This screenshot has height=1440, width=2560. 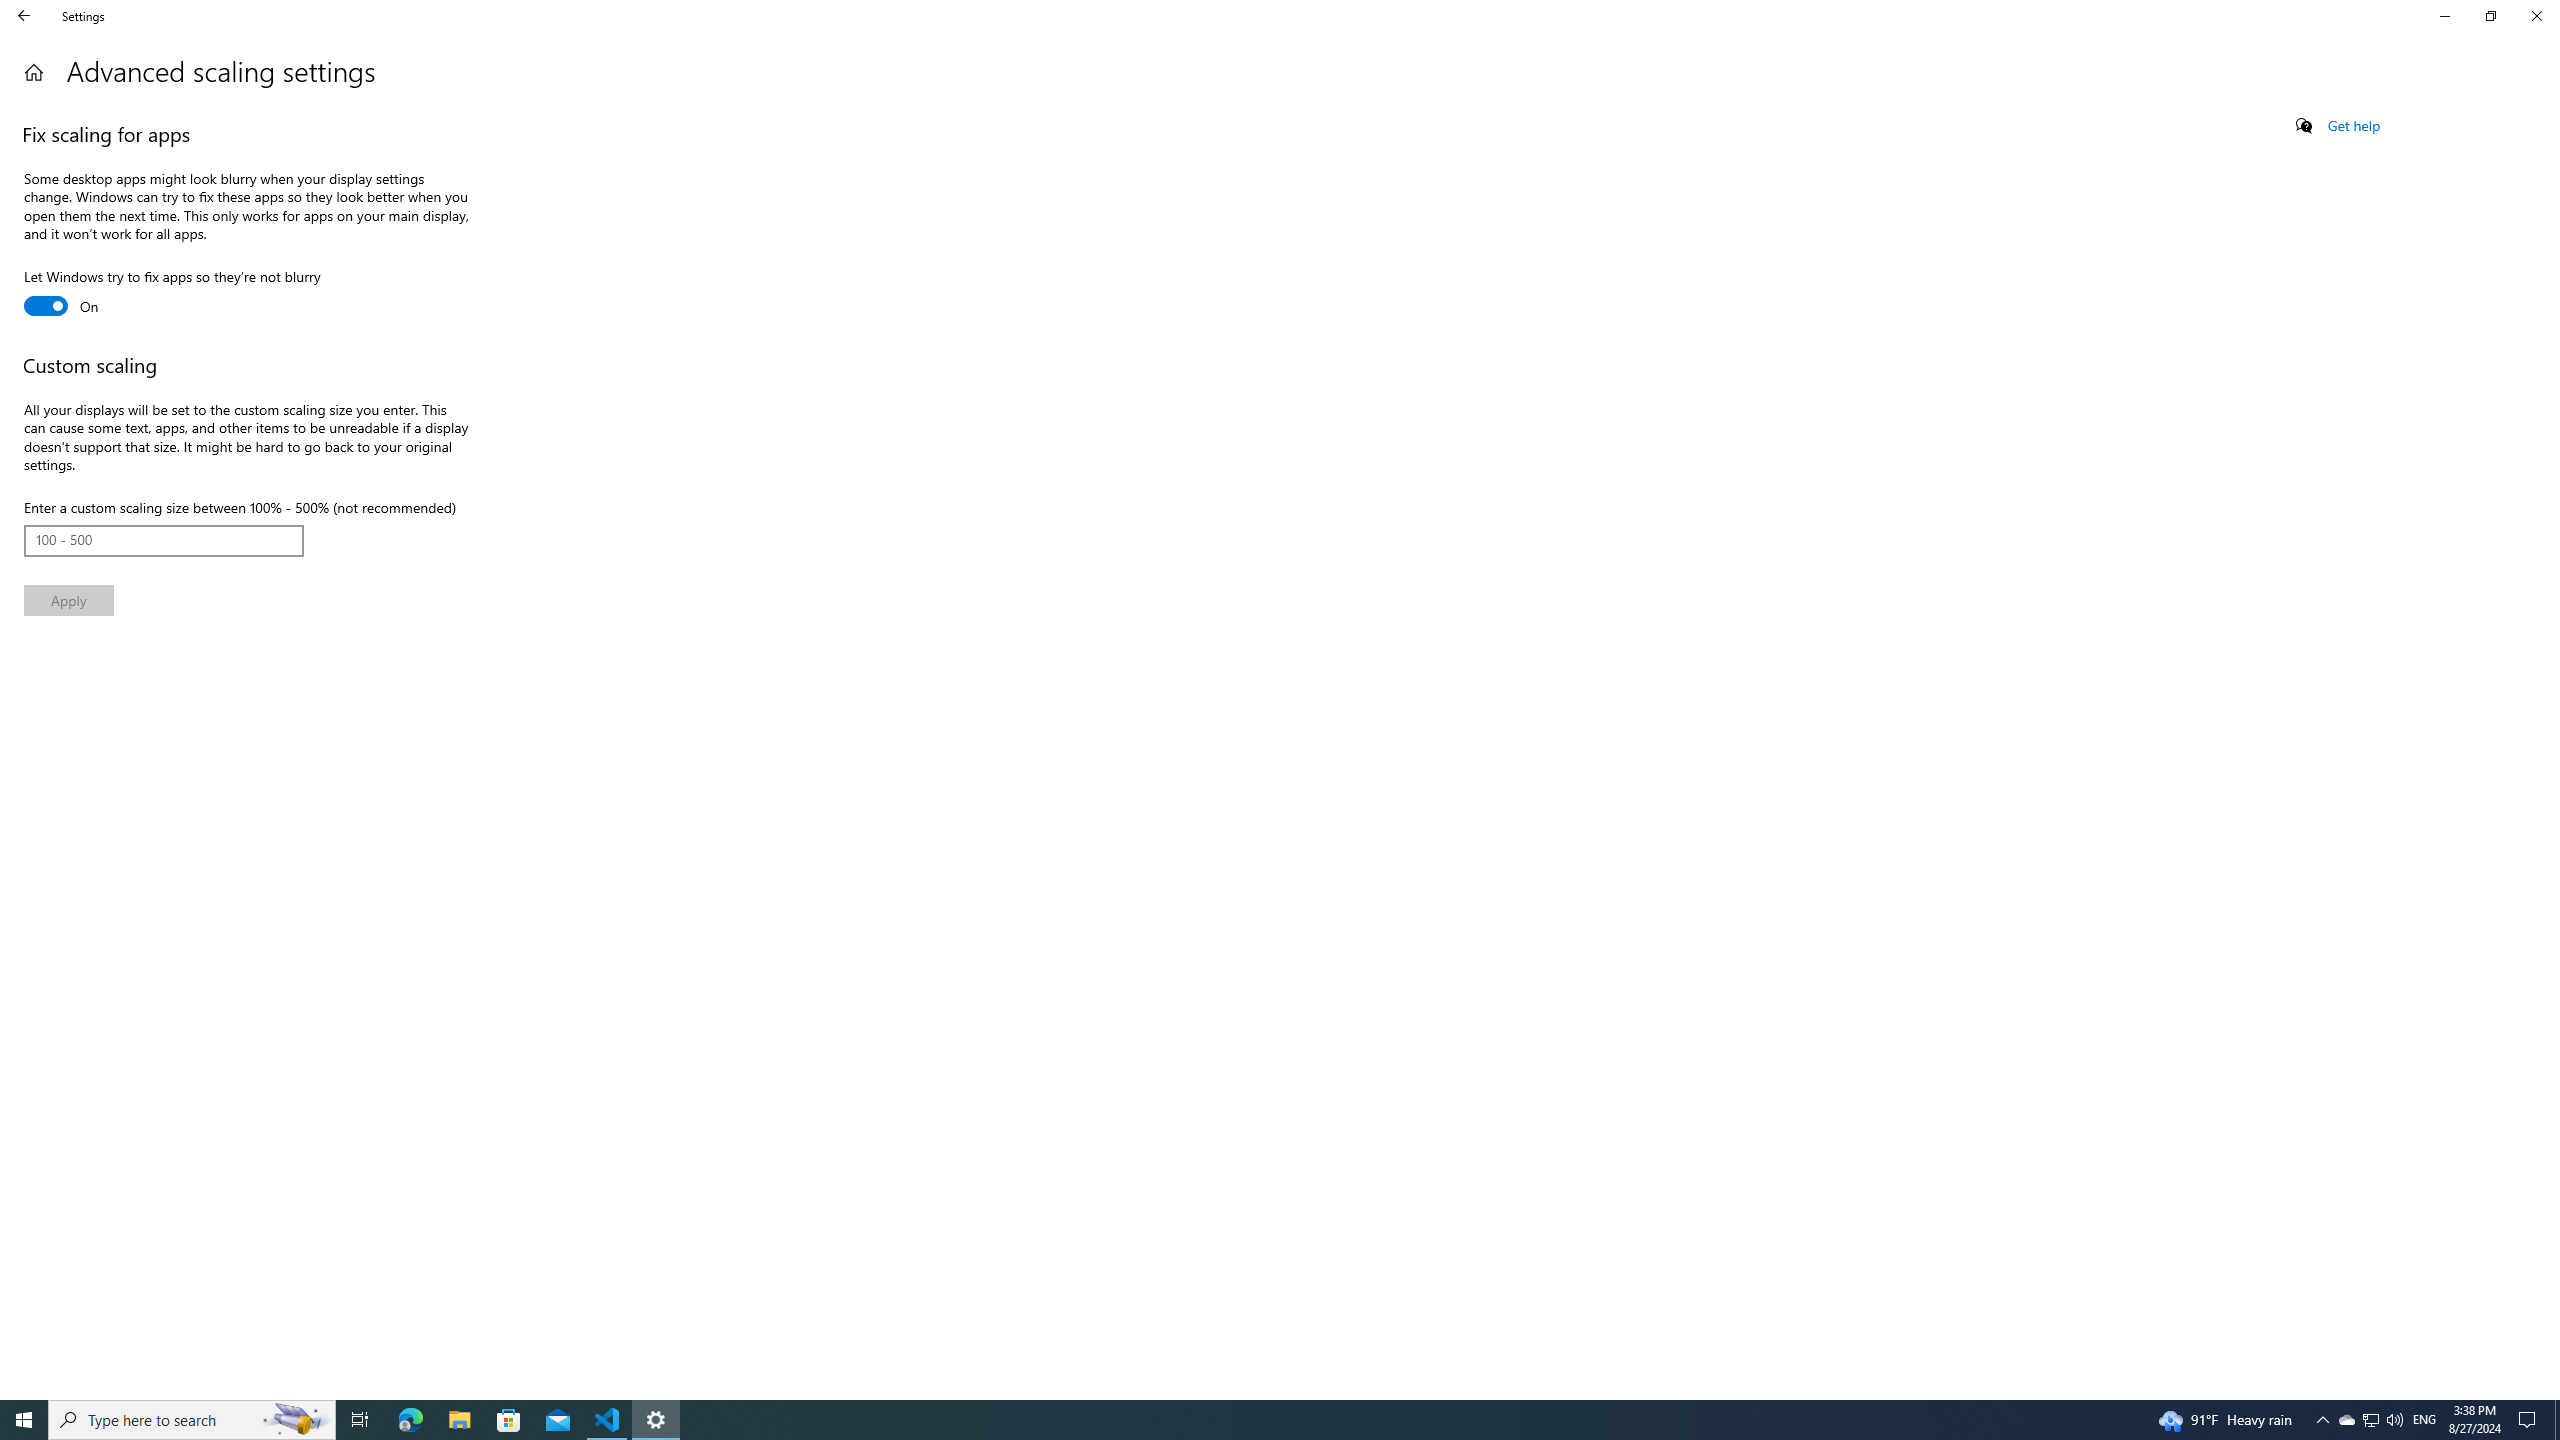 I want to click on 'Type here to search', so click(x=191, y=1418).